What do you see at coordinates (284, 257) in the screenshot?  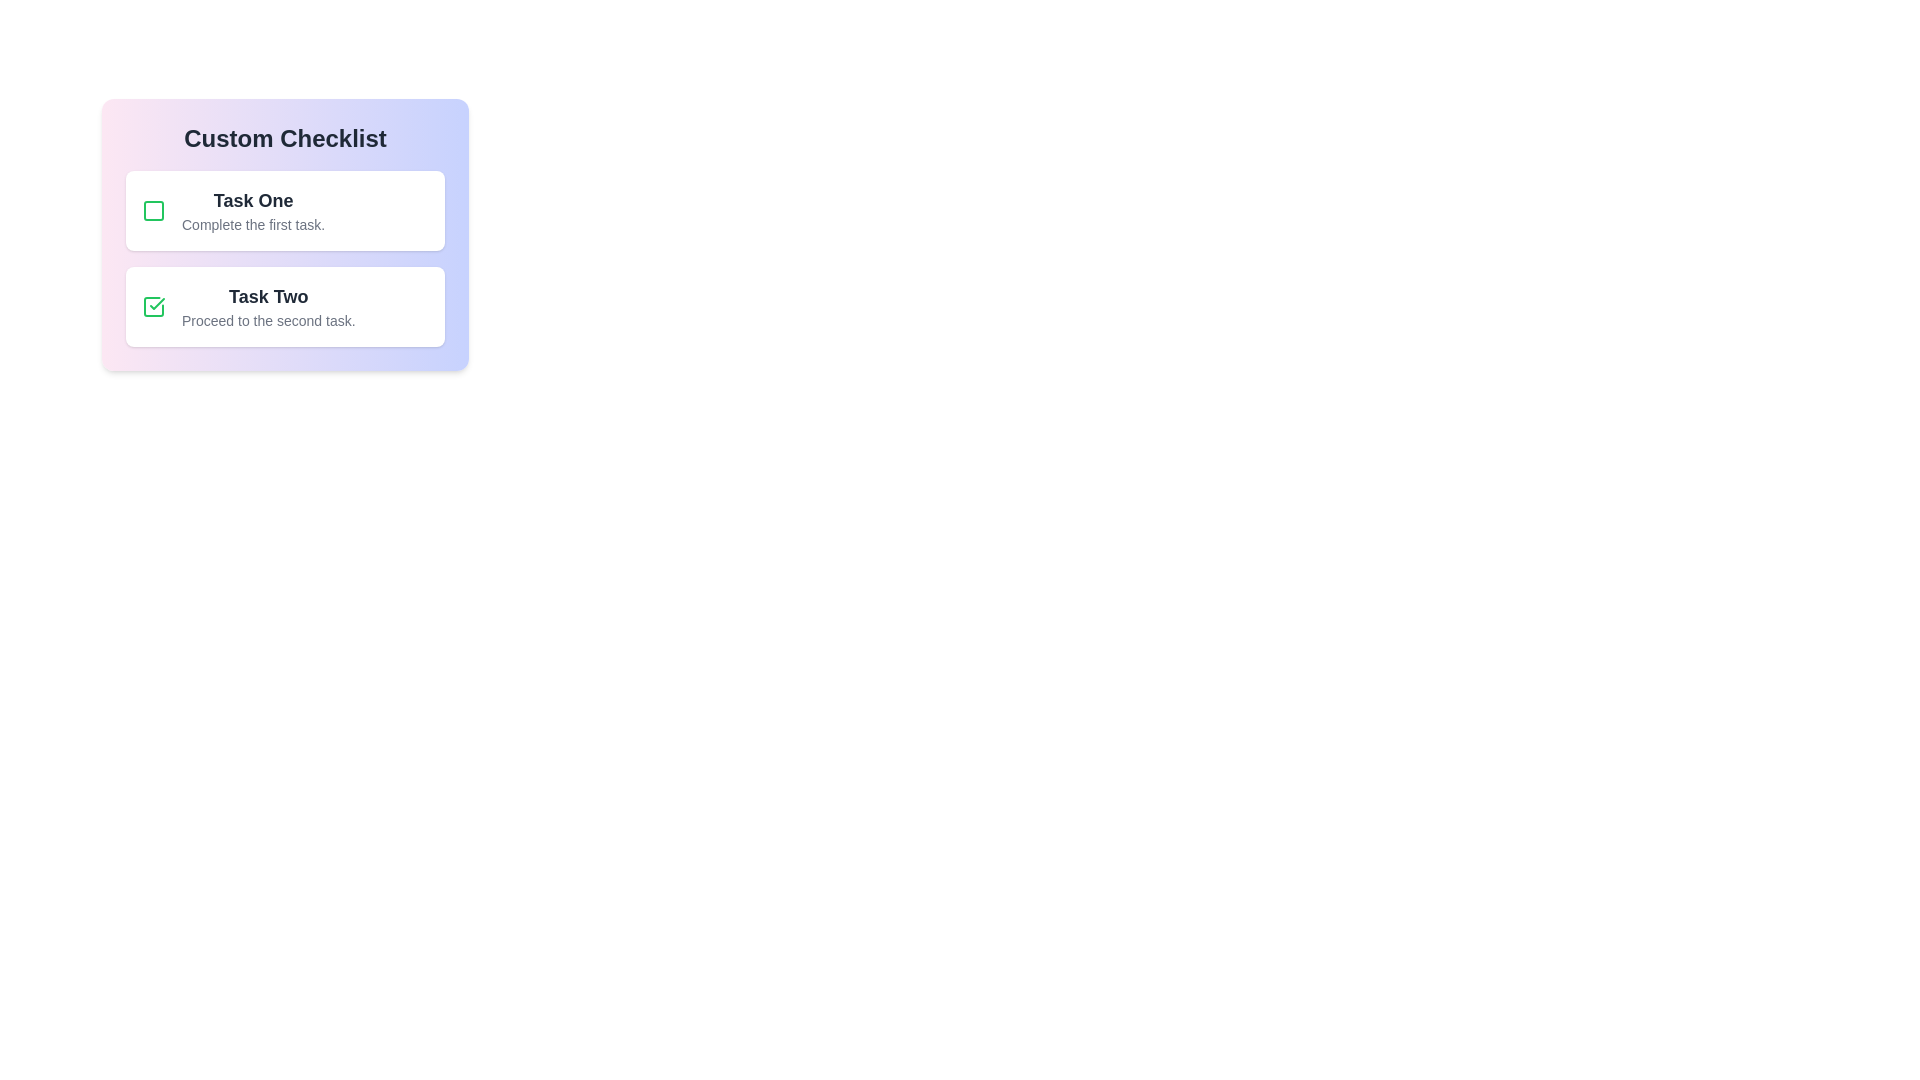 I see `task information presented in the Checklist Component, which includes 'Task One' and 'Task Two' with their descriptions` at bounding box center [284, 257].